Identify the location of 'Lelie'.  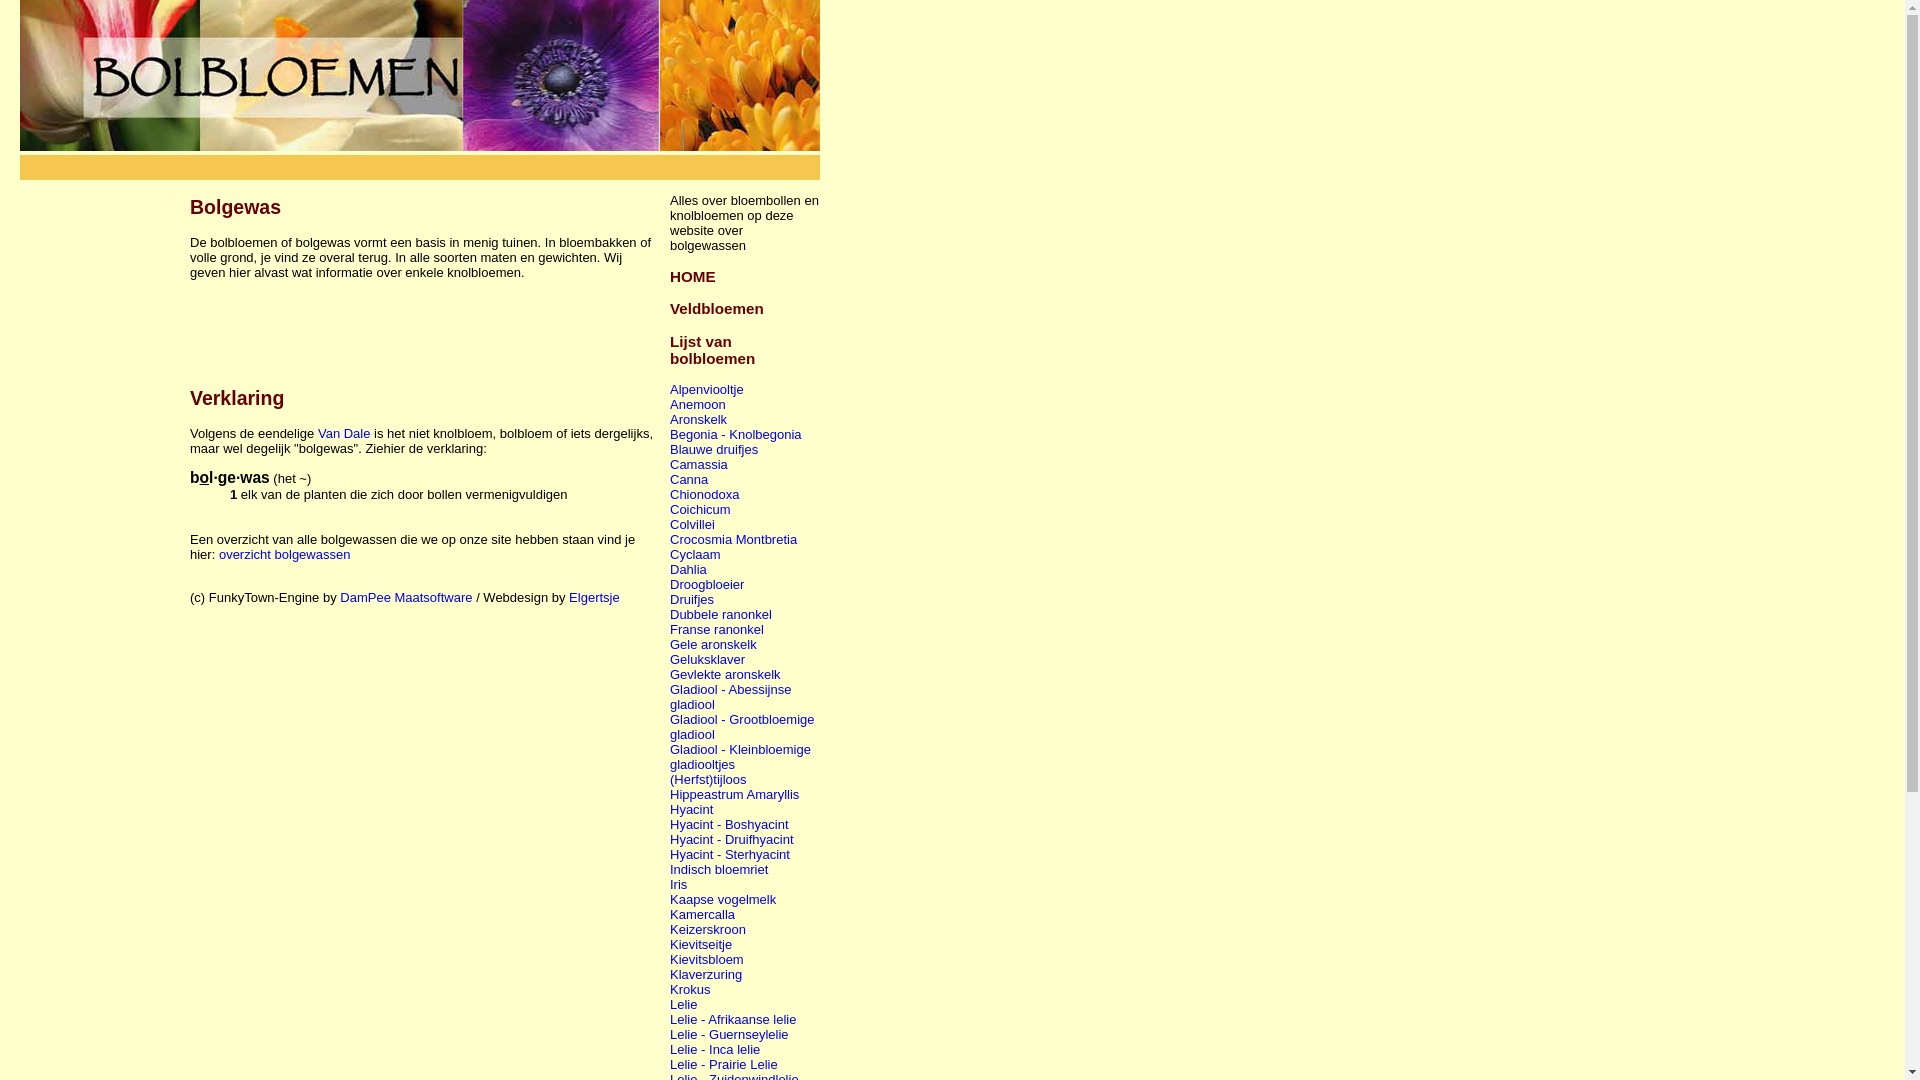
(683, 1004).